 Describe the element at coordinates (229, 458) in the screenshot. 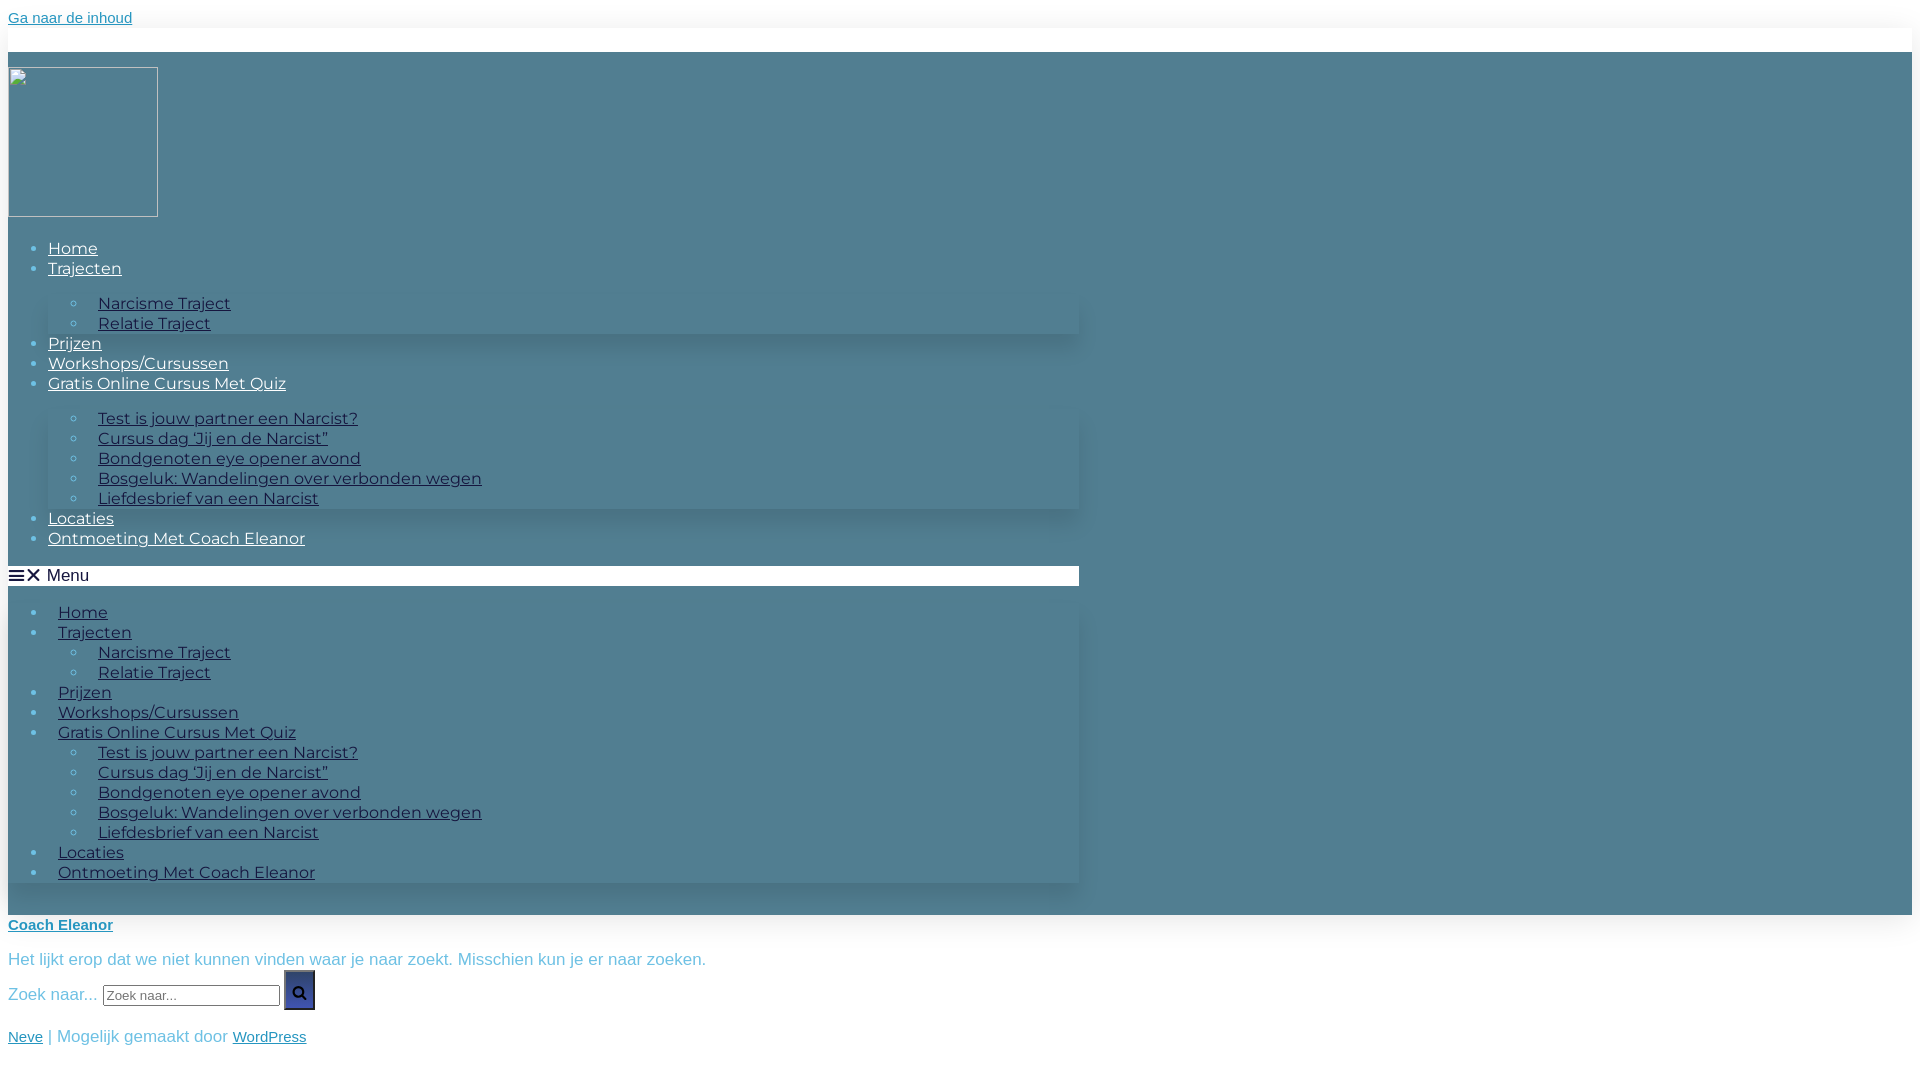

I see `'Bondgenoten eye opener avond'` at that location.